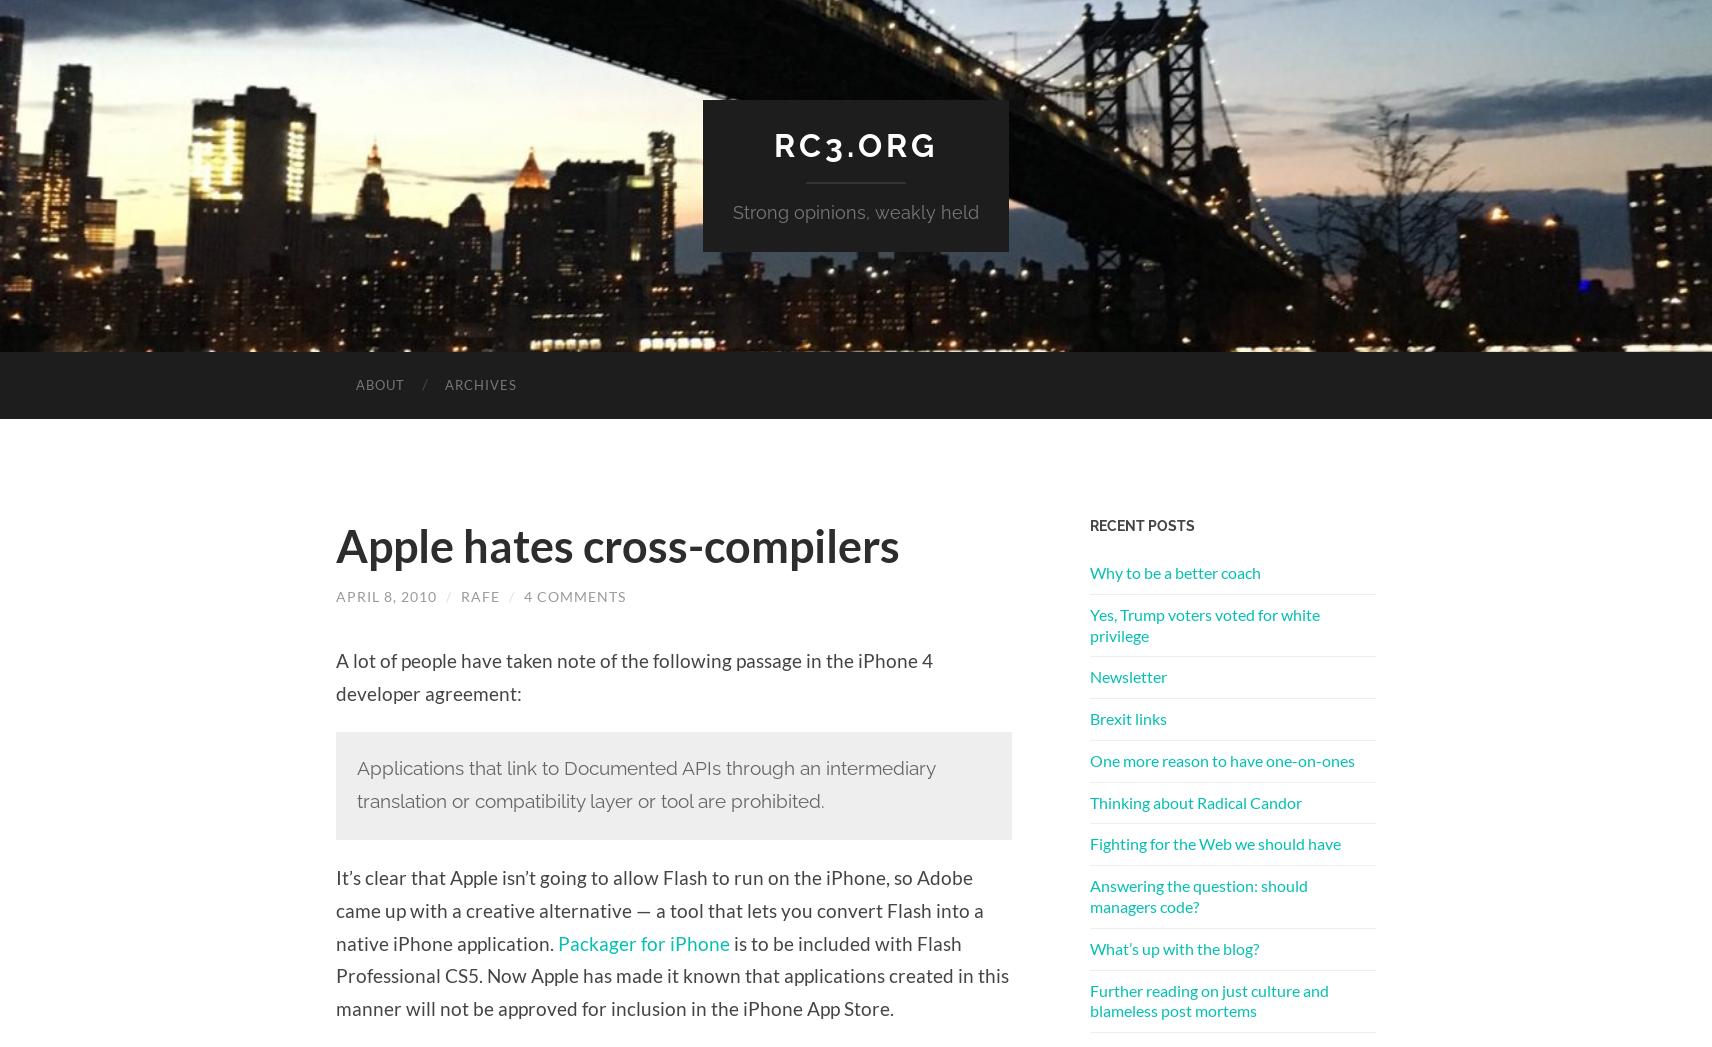 Image resolution: width=1712 pixels, height=1047 pixels. Describe the element at coordinates (523, 594) in the screenshot. I see `'4 Comments'` at that location.